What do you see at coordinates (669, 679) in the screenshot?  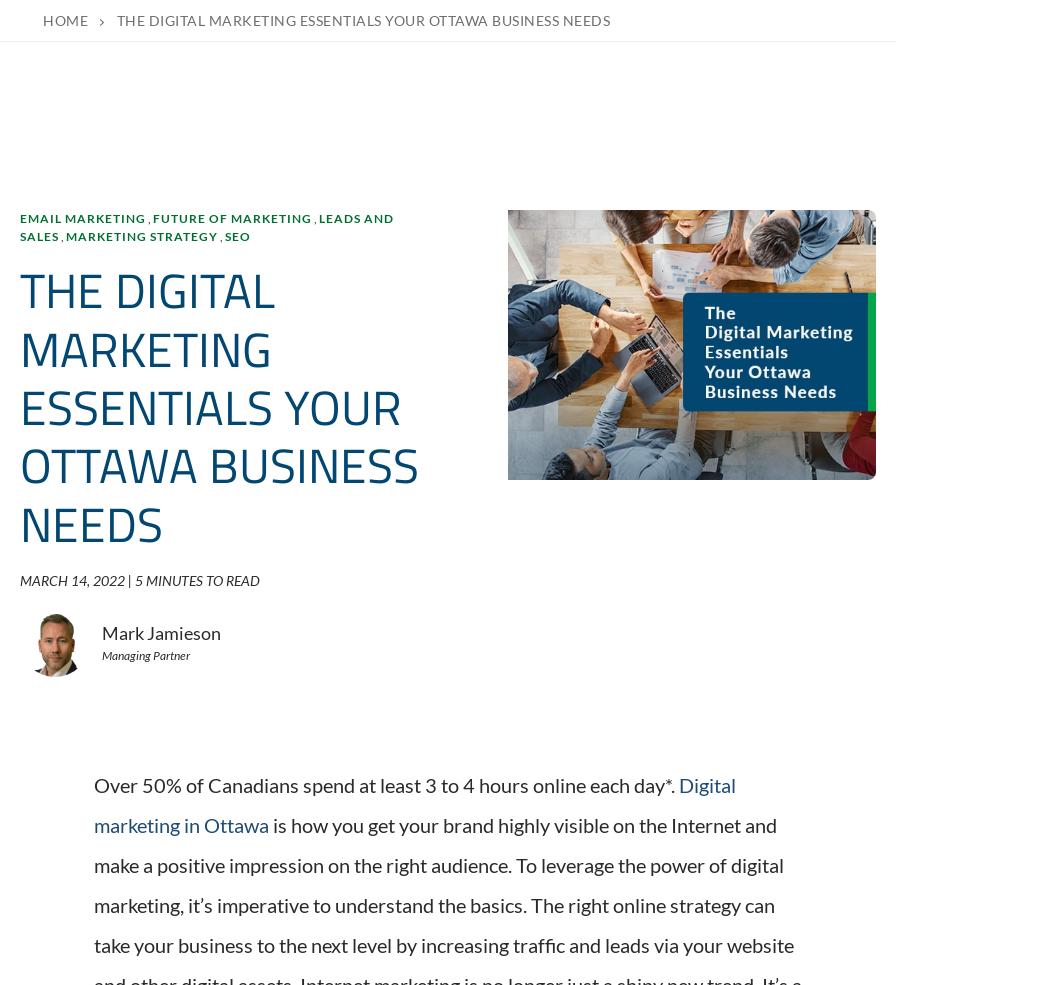 I see `'Blog'` at bounding box center [669, 679].